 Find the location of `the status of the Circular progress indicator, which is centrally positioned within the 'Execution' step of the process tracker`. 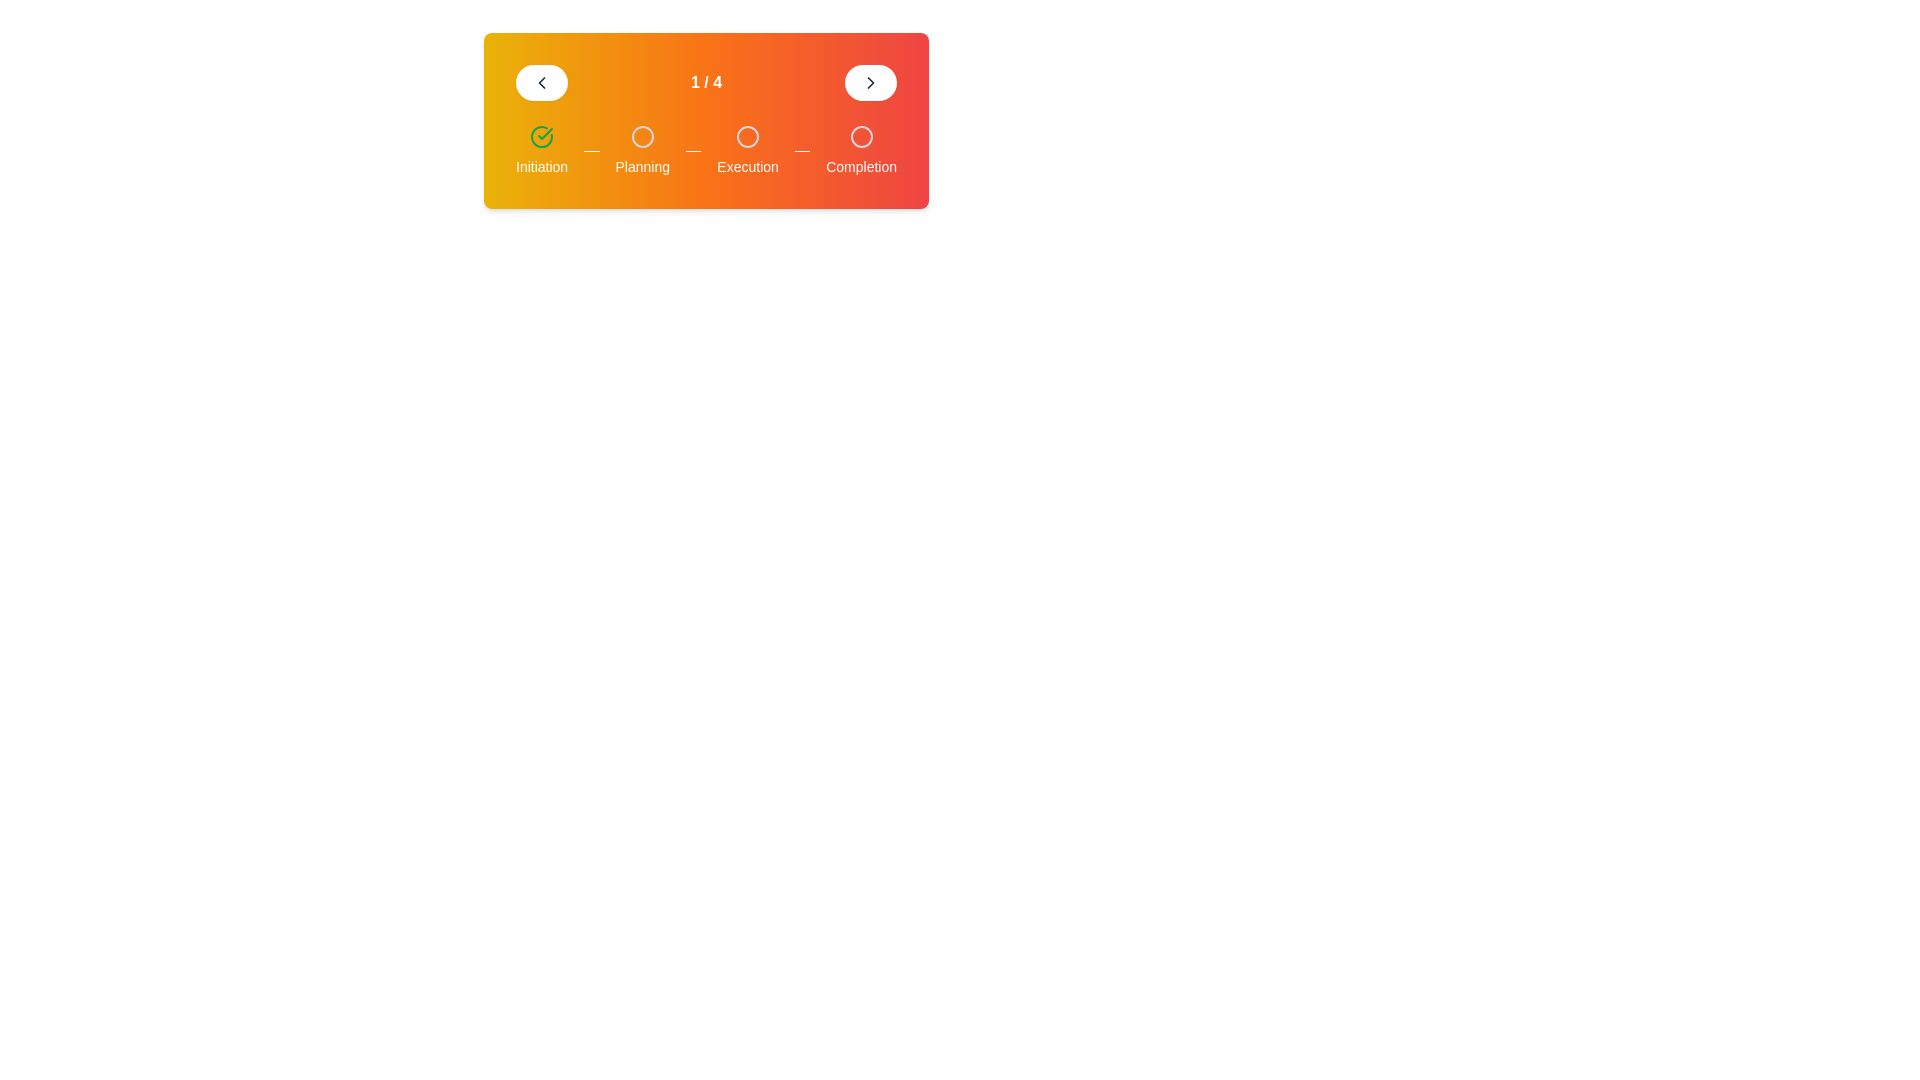

the status of the Circular progress indicator, which is centrally positioned within the 'Execution' step of the process tracker is located at coordinates (747, 136).